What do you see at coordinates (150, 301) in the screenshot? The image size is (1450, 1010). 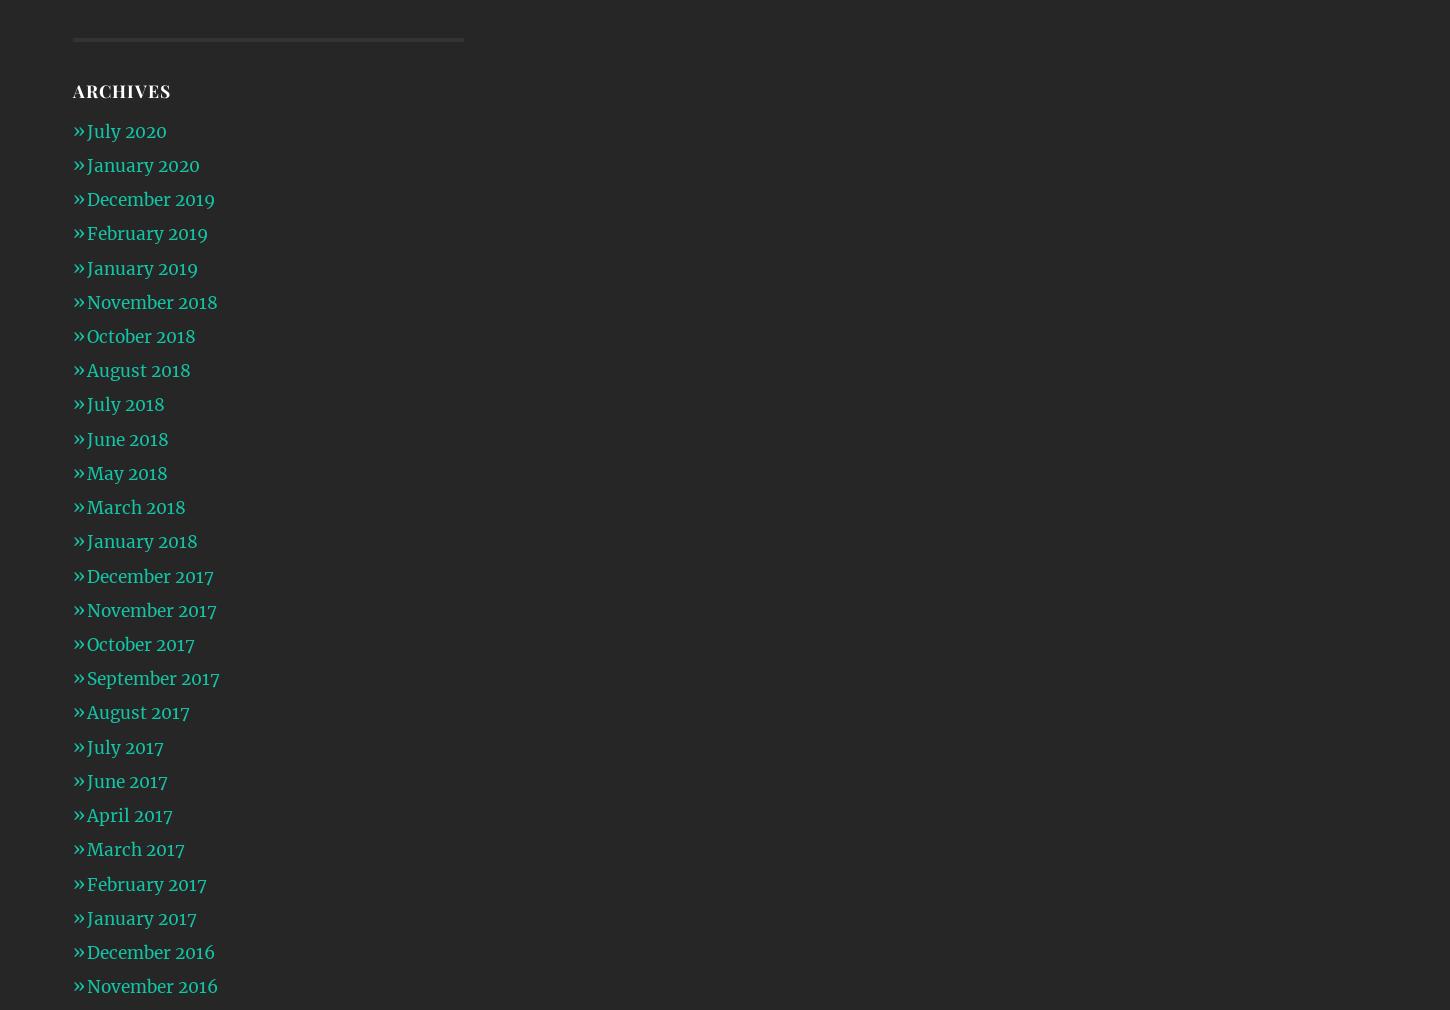 I see `'November 2018'` at bounding box center [150, 301].